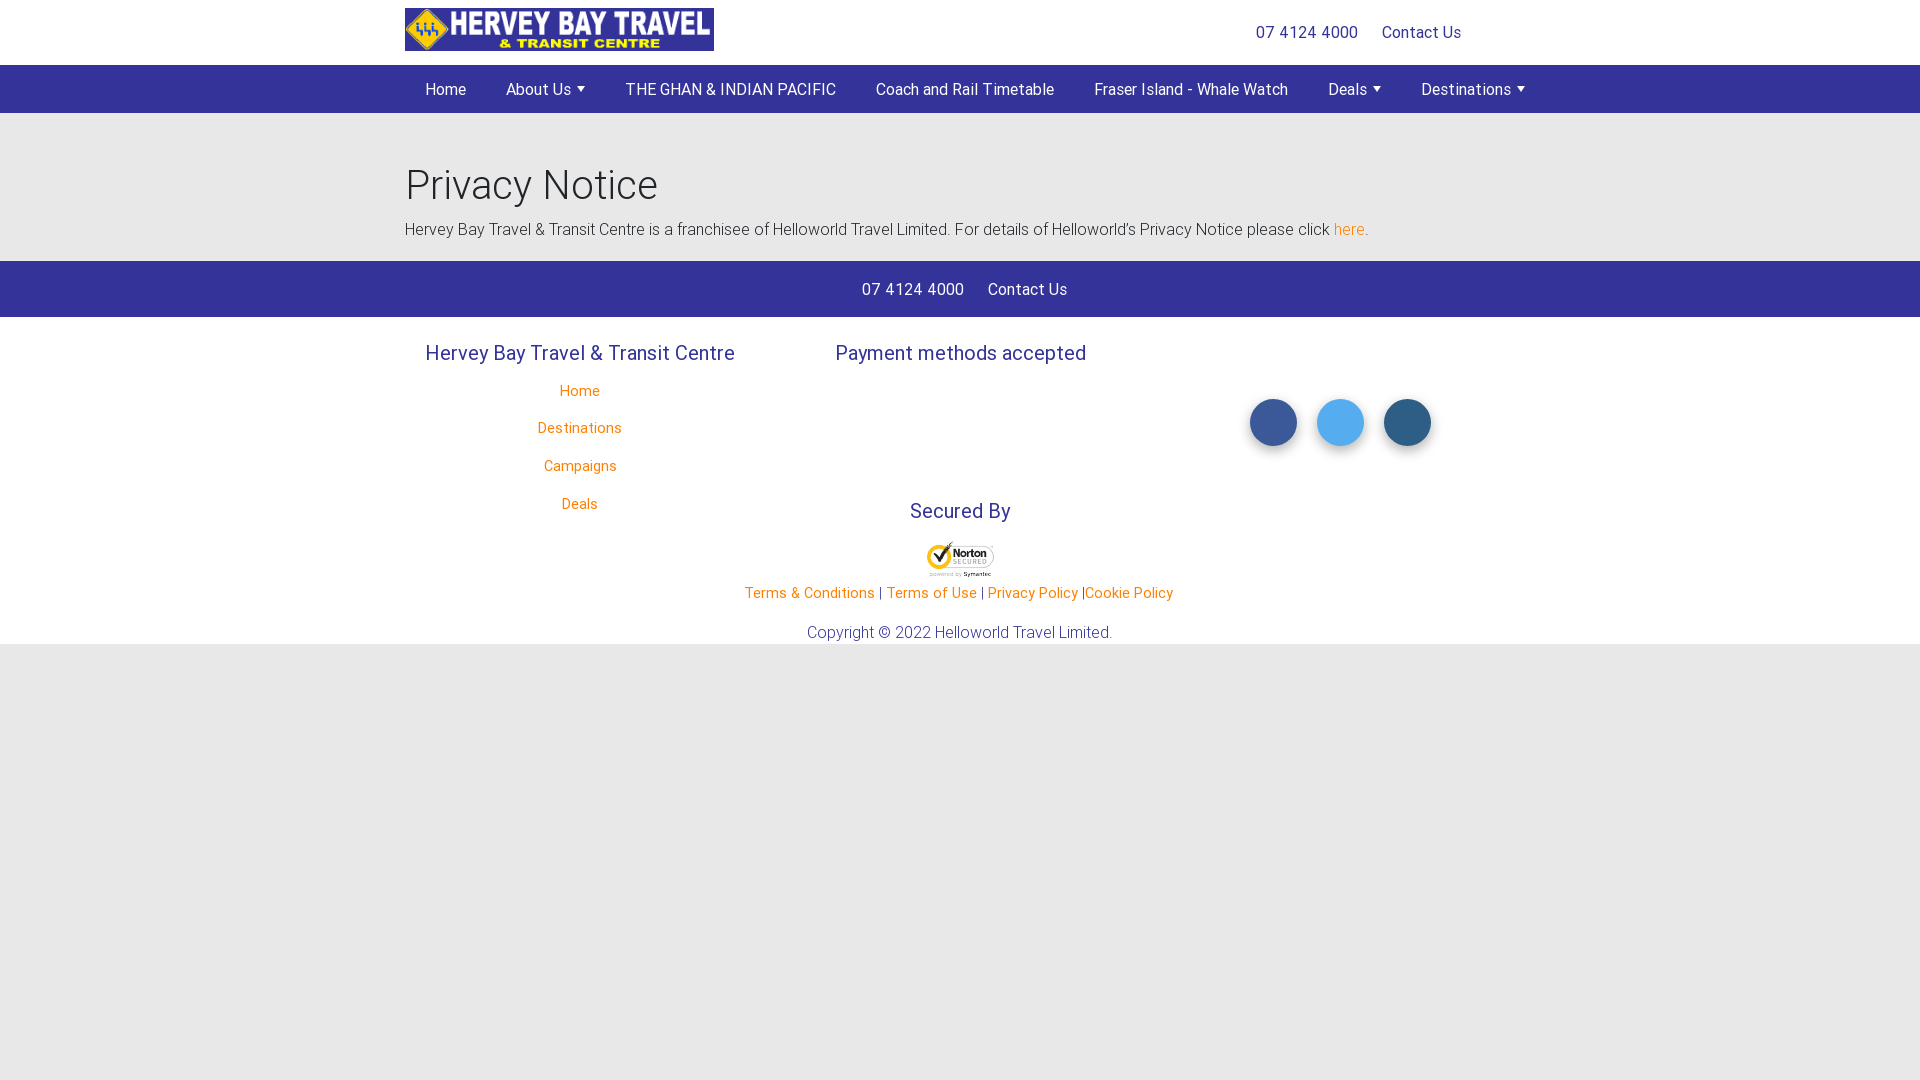 The image size is (1920, 1080). What do you see at coordinates (444, 87) in the screenshot?
I see `'Home'` at bounding box center [444, 87].